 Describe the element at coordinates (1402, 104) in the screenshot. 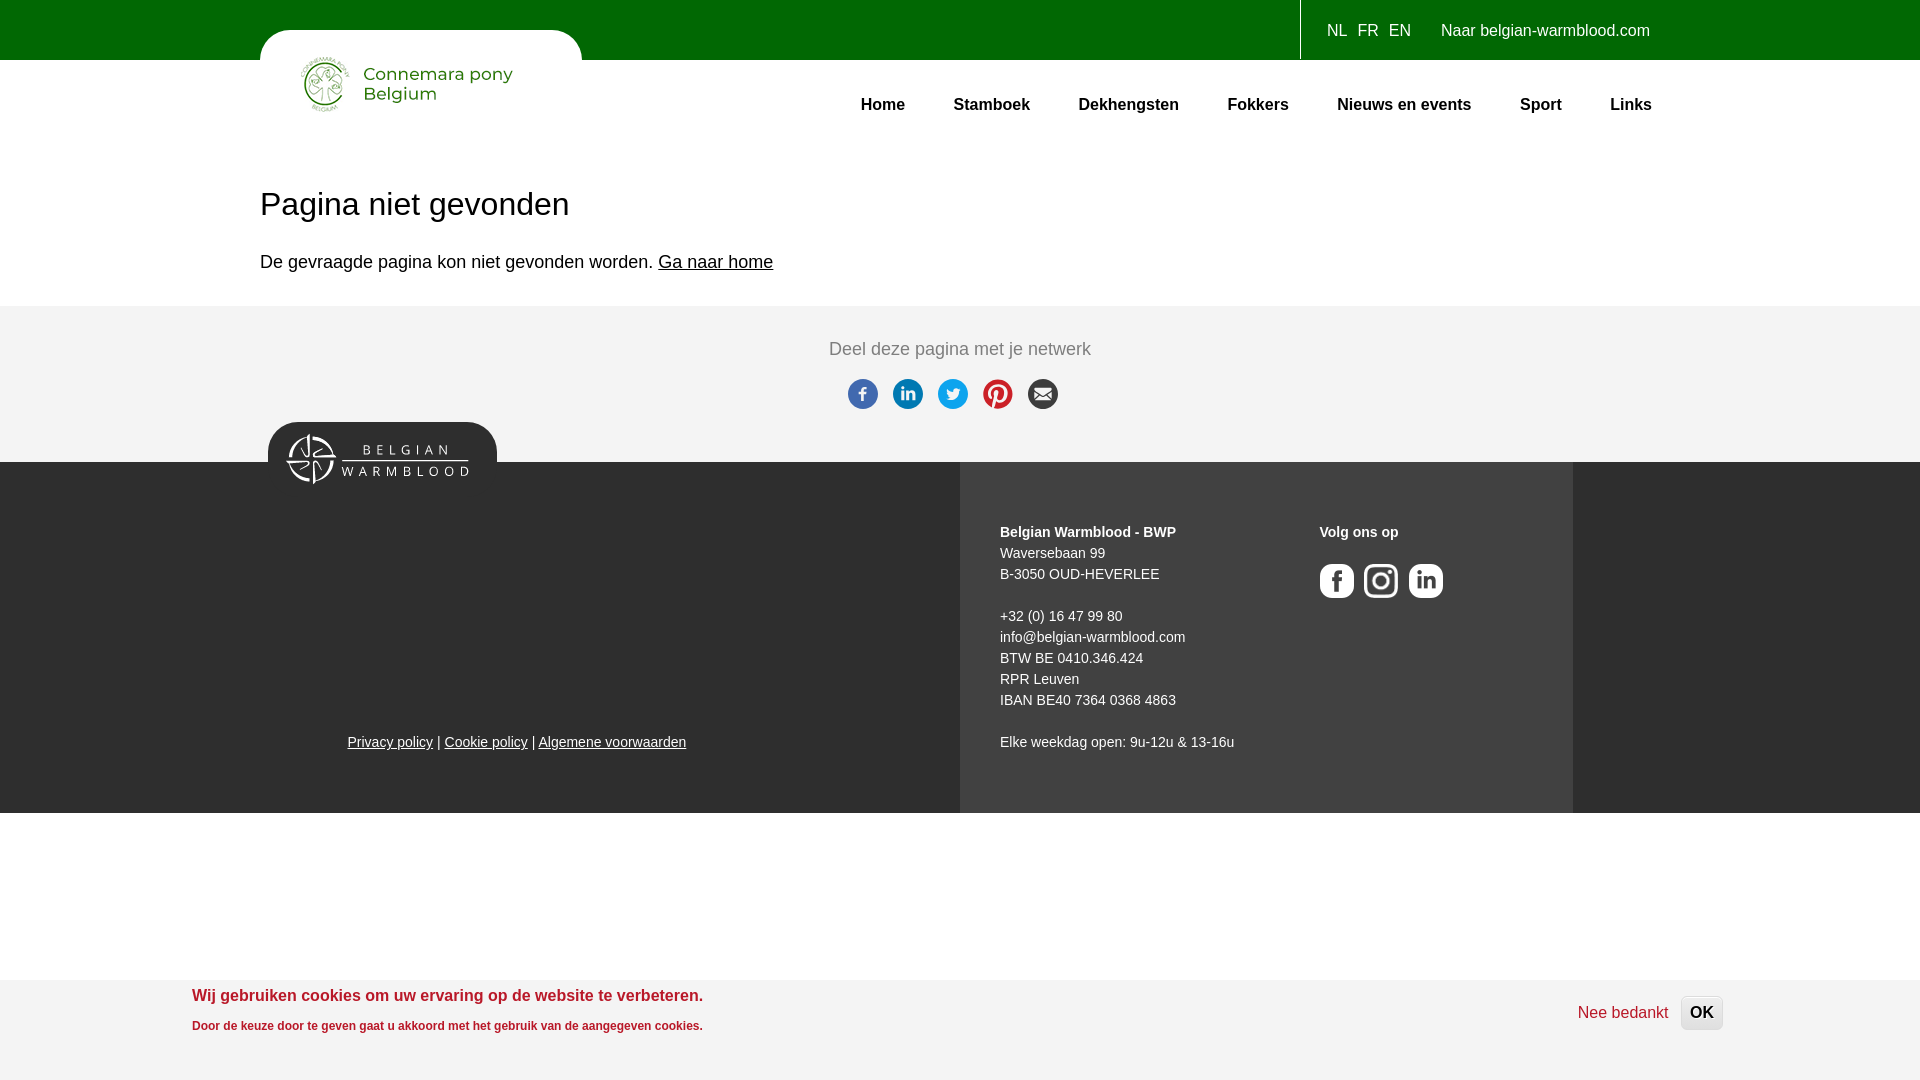

I see `'Nieuws en events'` at that location.